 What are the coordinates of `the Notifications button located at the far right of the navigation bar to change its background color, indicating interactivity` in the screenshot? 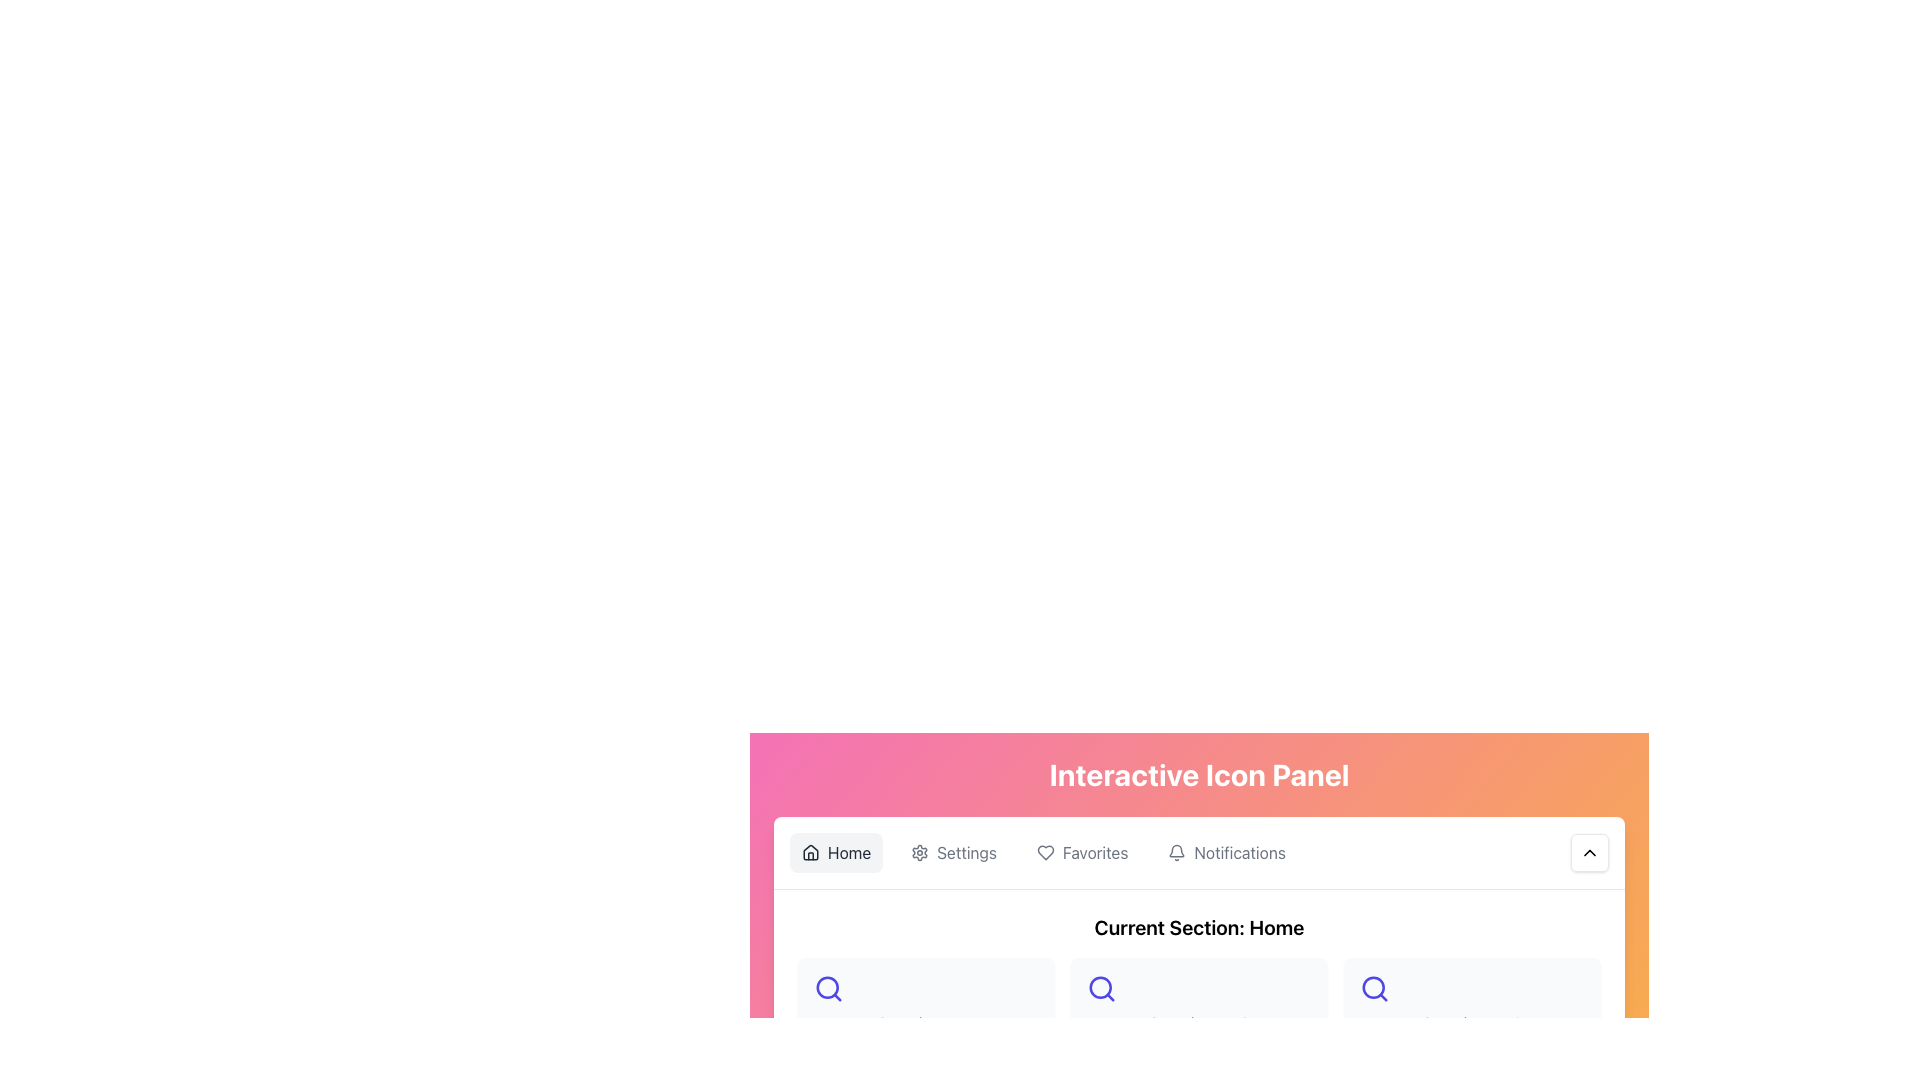 It's located at (1226, 852).